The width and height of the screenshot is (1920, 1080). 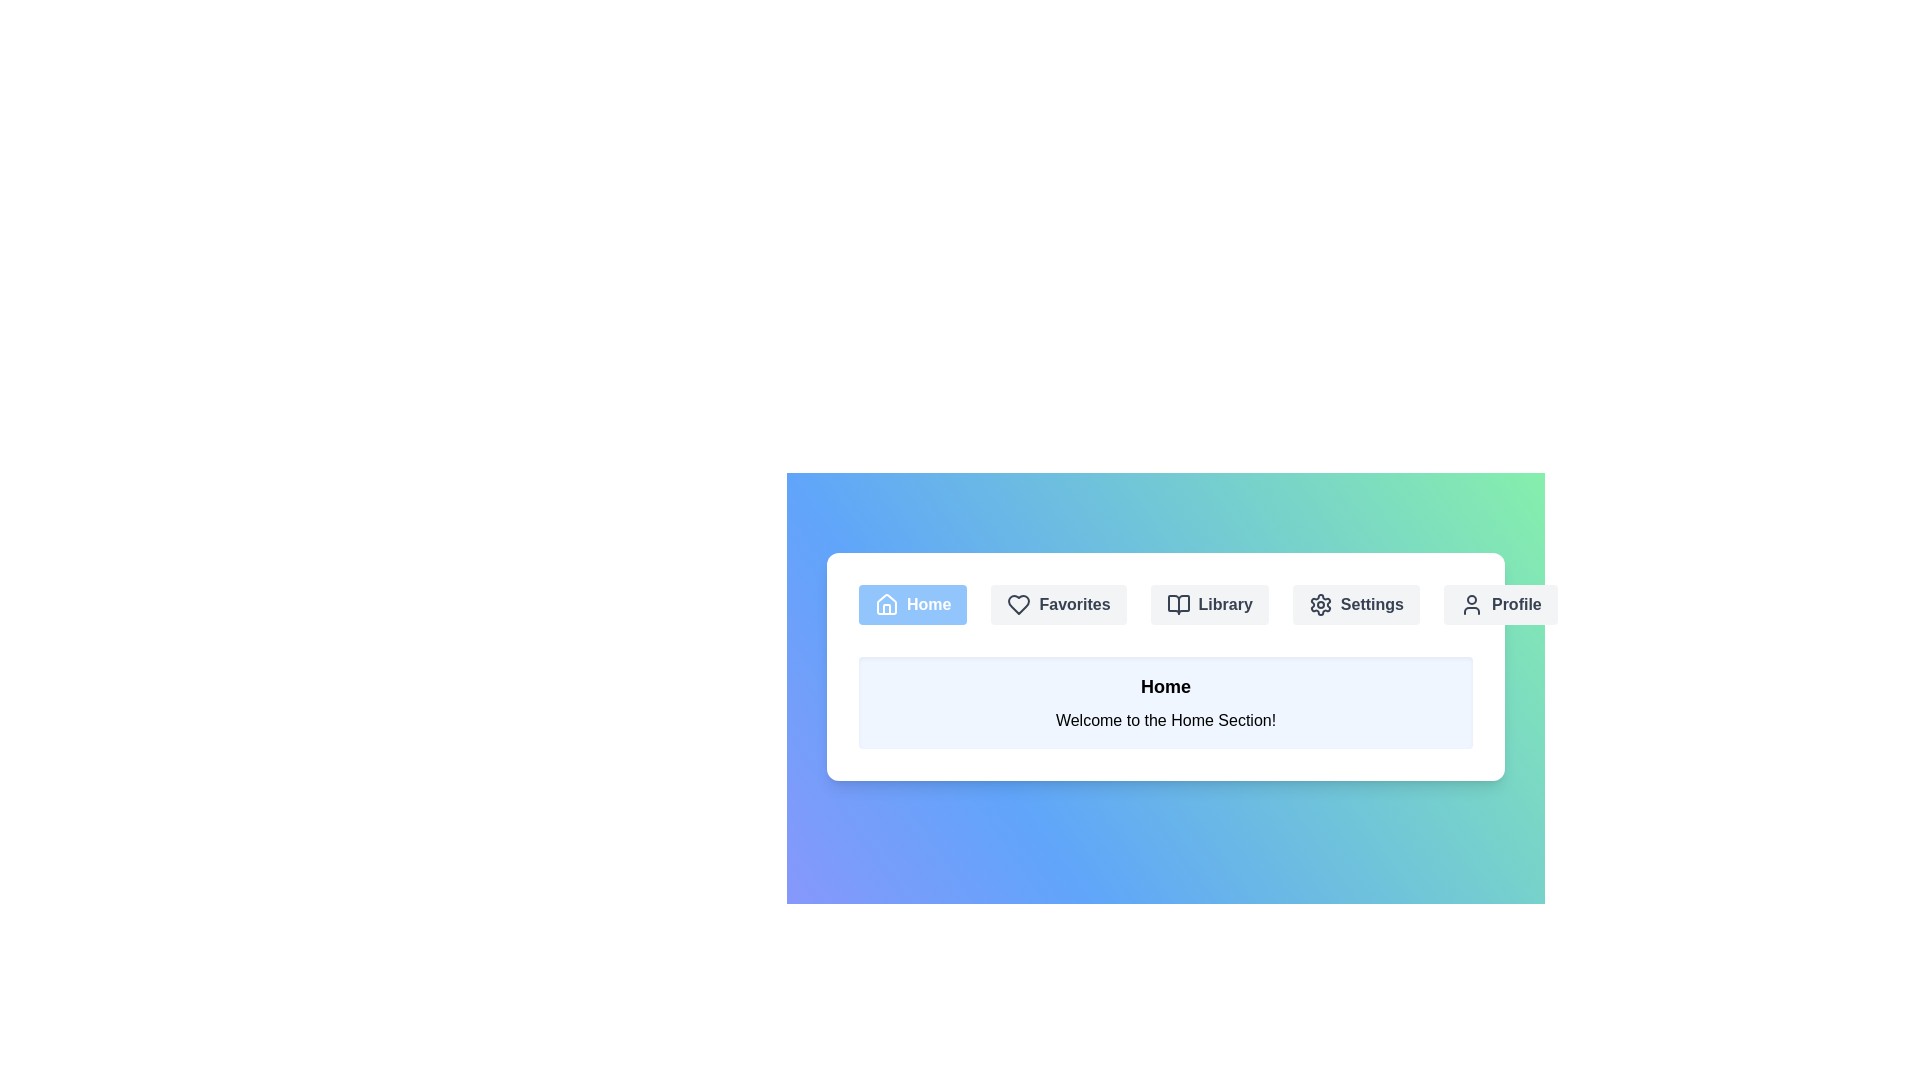 What do you see at coordinates (1074, 604) in the screenshot?
I see `the 'Favorites' text label in the navigation bar, which indicates its function to navigate to the Favorites section` at bounding box center [1074, 604].